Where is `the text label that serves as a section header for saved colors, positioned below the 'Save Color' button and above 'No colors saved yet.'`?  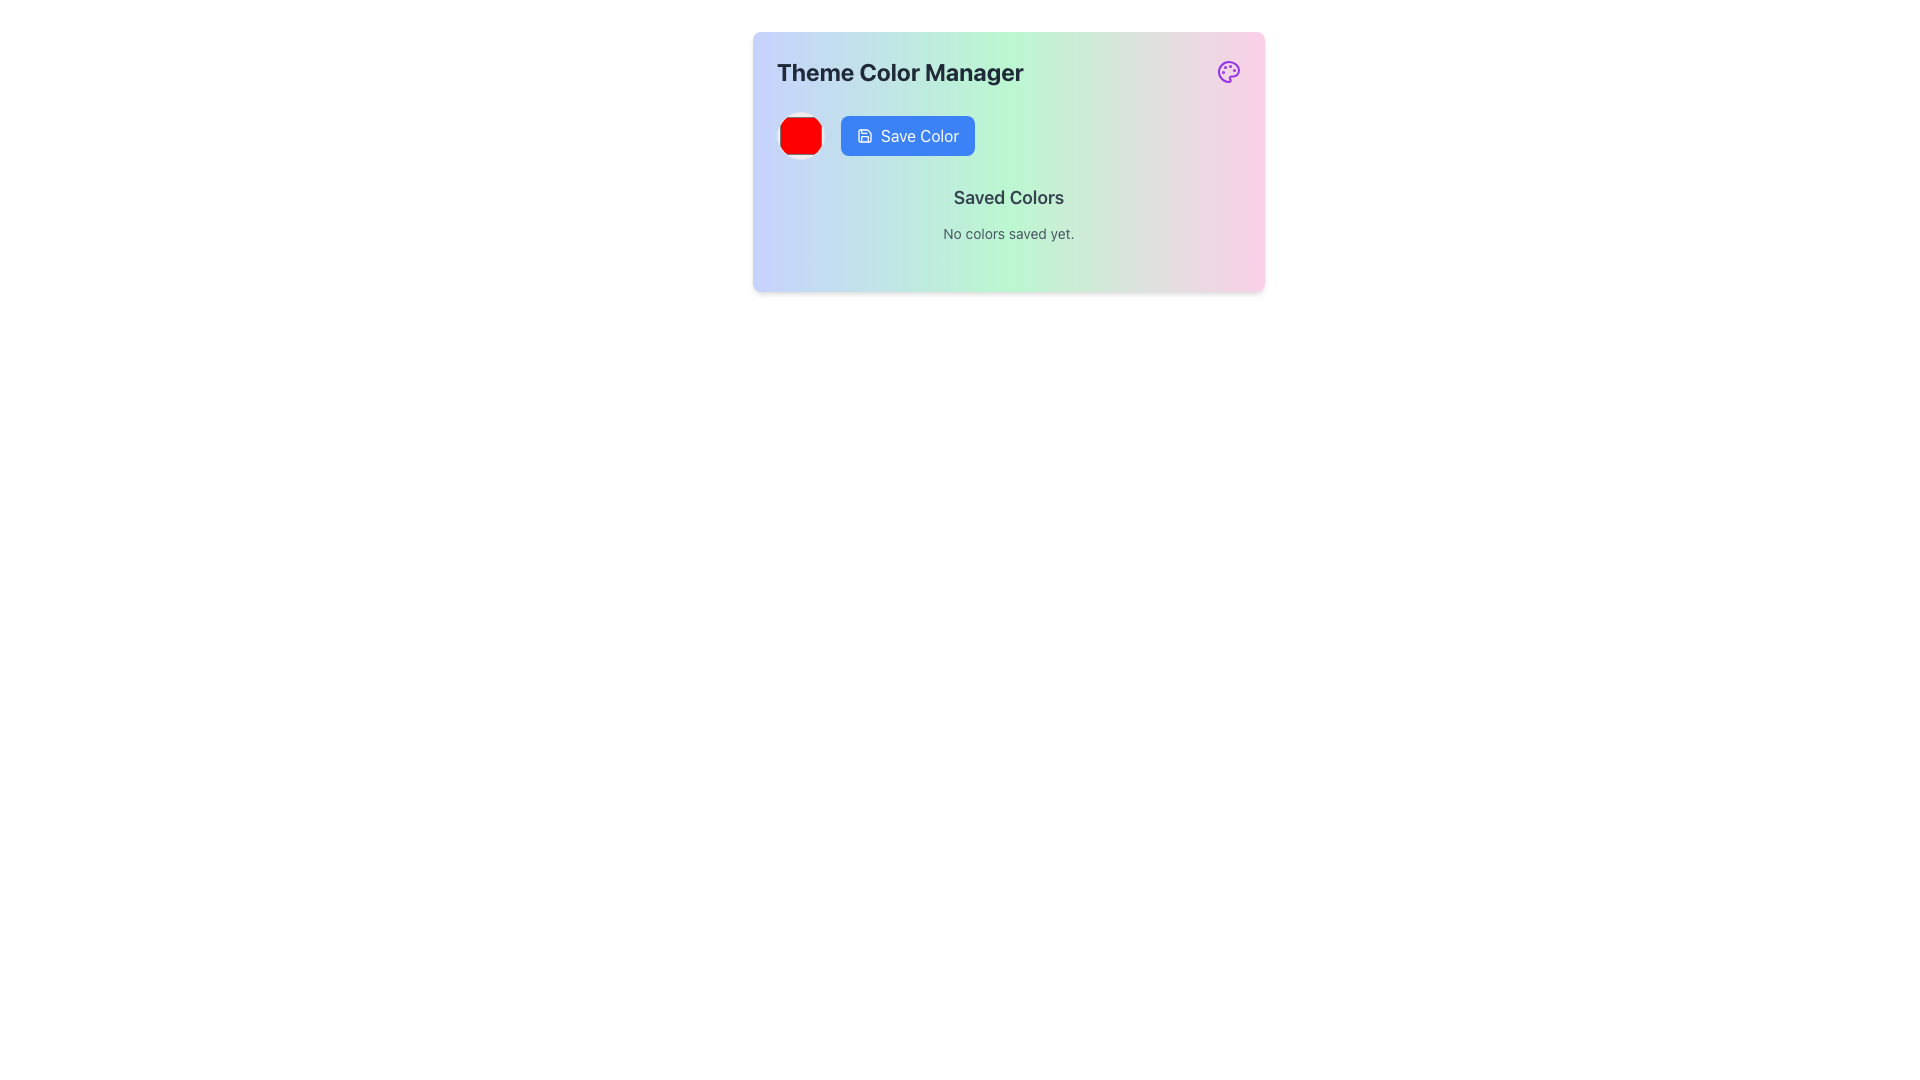
the text label that serves as a section header for saved colors, positioned below the 'Save Color' button and above 'No colors saved yet.' is located at coordinates (1008, 197).